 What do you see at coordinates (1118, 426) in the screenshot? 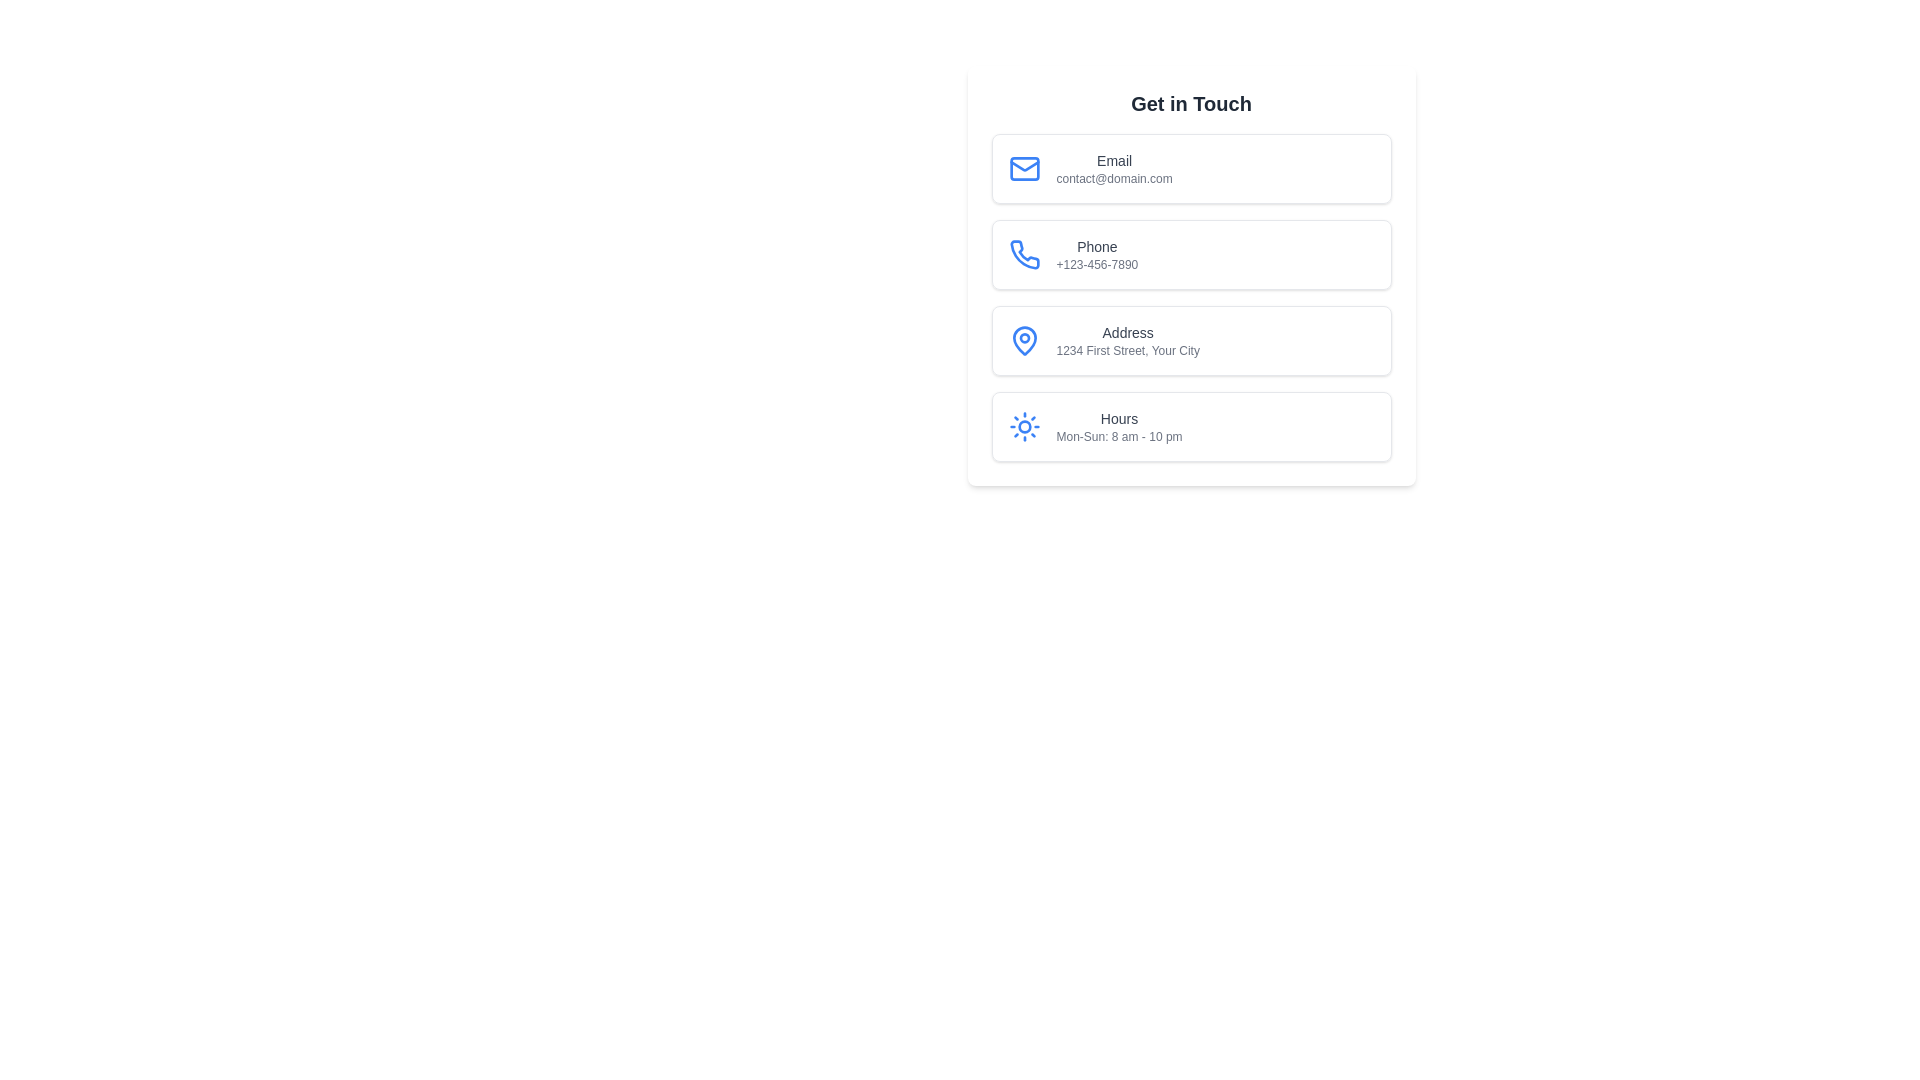
I see `the non-interactive text display element that shows 'Hours' and 'Mon-Sun: 8 am - 10 pm', located to the right of the blue sun icon within the fourth item of a vertical list` at bounding box center [1118, 426].